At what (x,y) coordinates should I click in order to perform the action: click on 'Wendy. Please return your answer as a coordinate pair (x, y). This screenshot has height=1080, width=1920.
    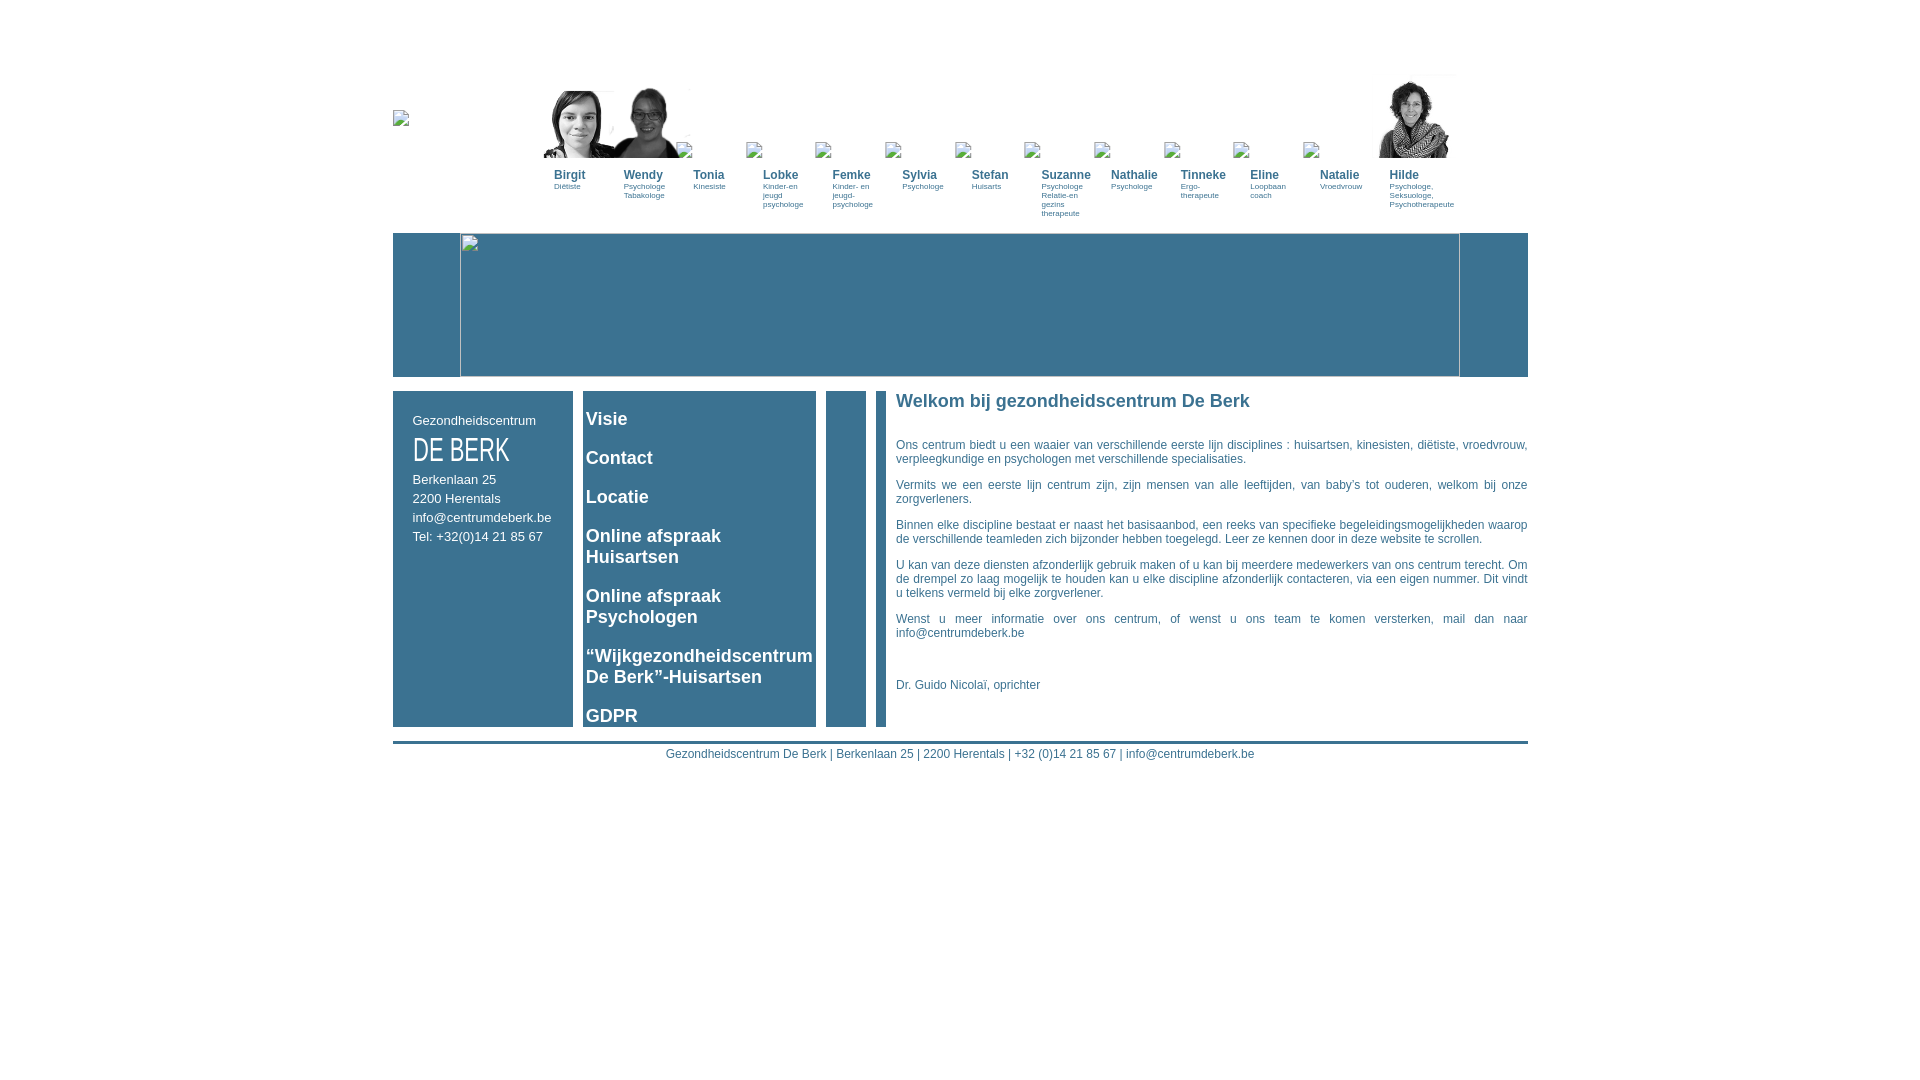
    Looking at the image, I should click on (648, 108).